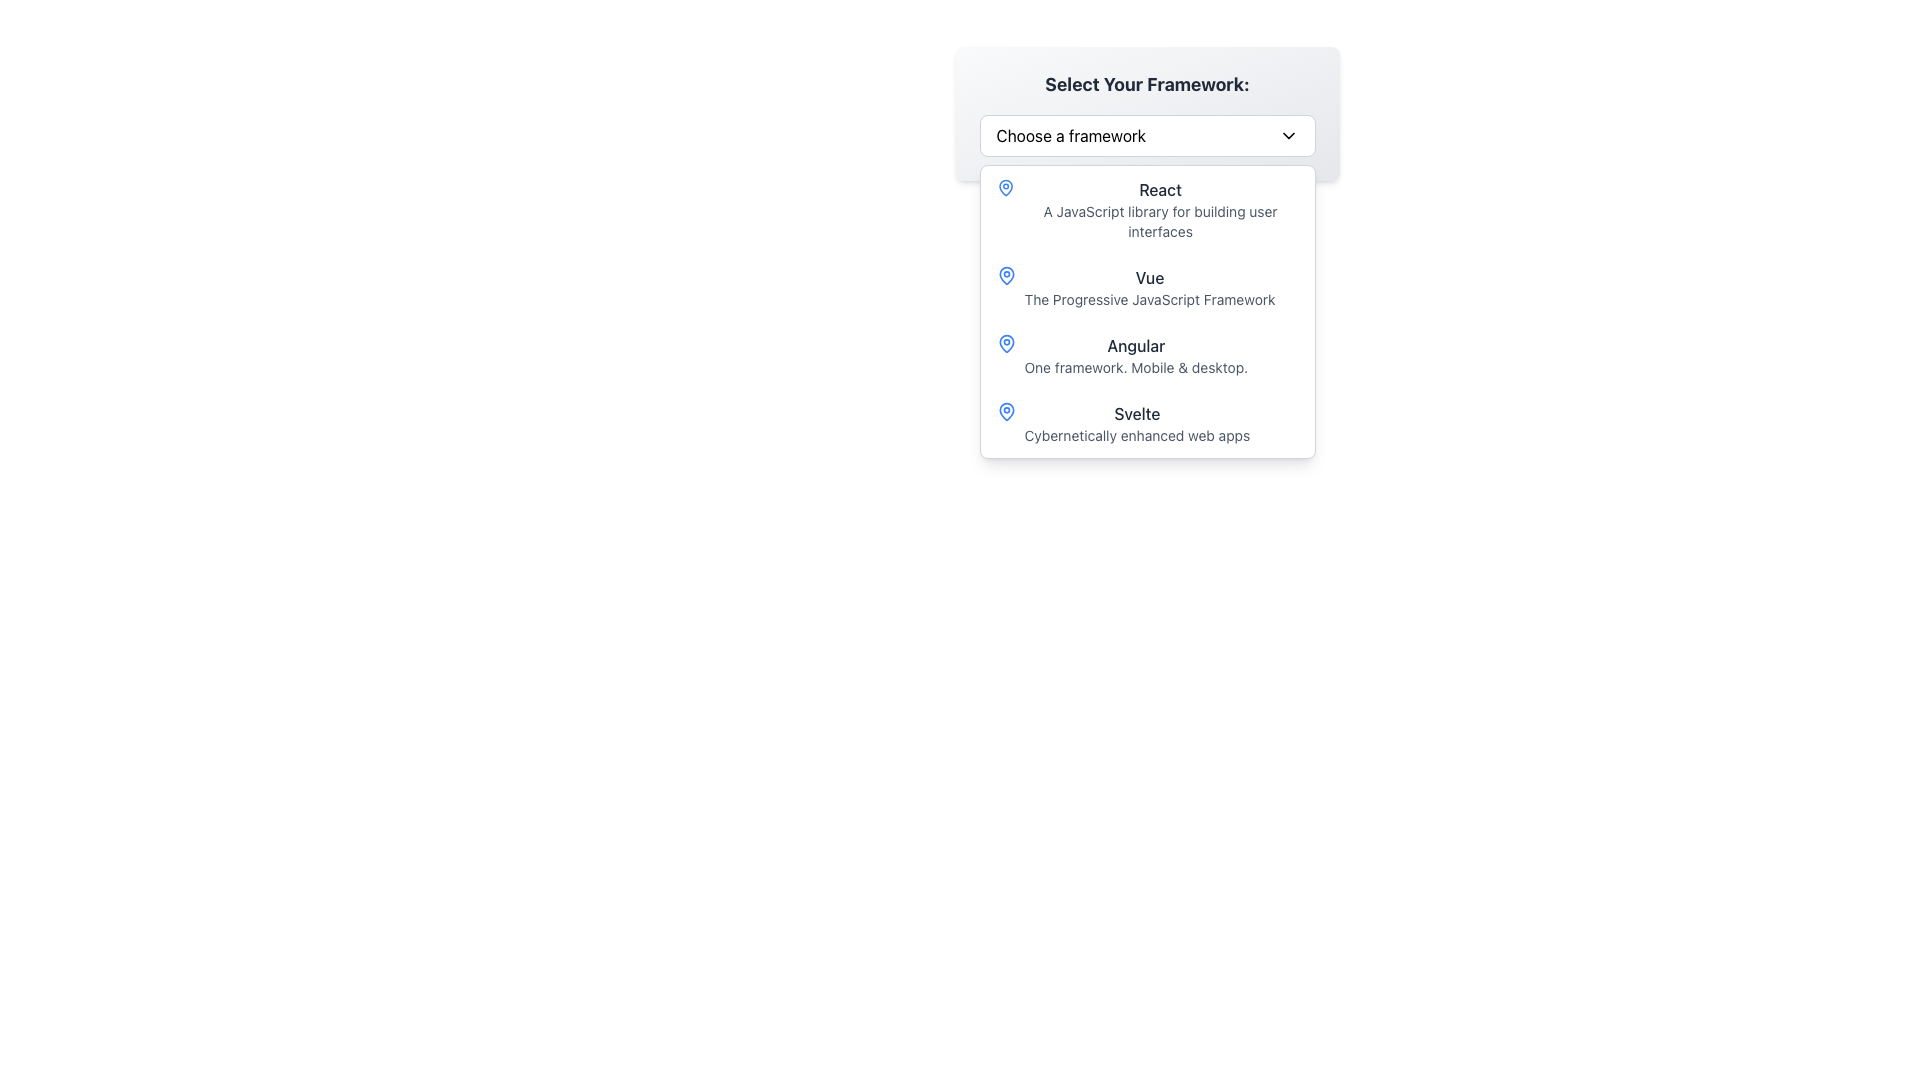  I want to click on descriptive content of the text label that reads 'The Progressive JavaScript Framework', which is styled with a small font size and light gray color, located directly below the bolded text 'Vue', so click(1149, 300).